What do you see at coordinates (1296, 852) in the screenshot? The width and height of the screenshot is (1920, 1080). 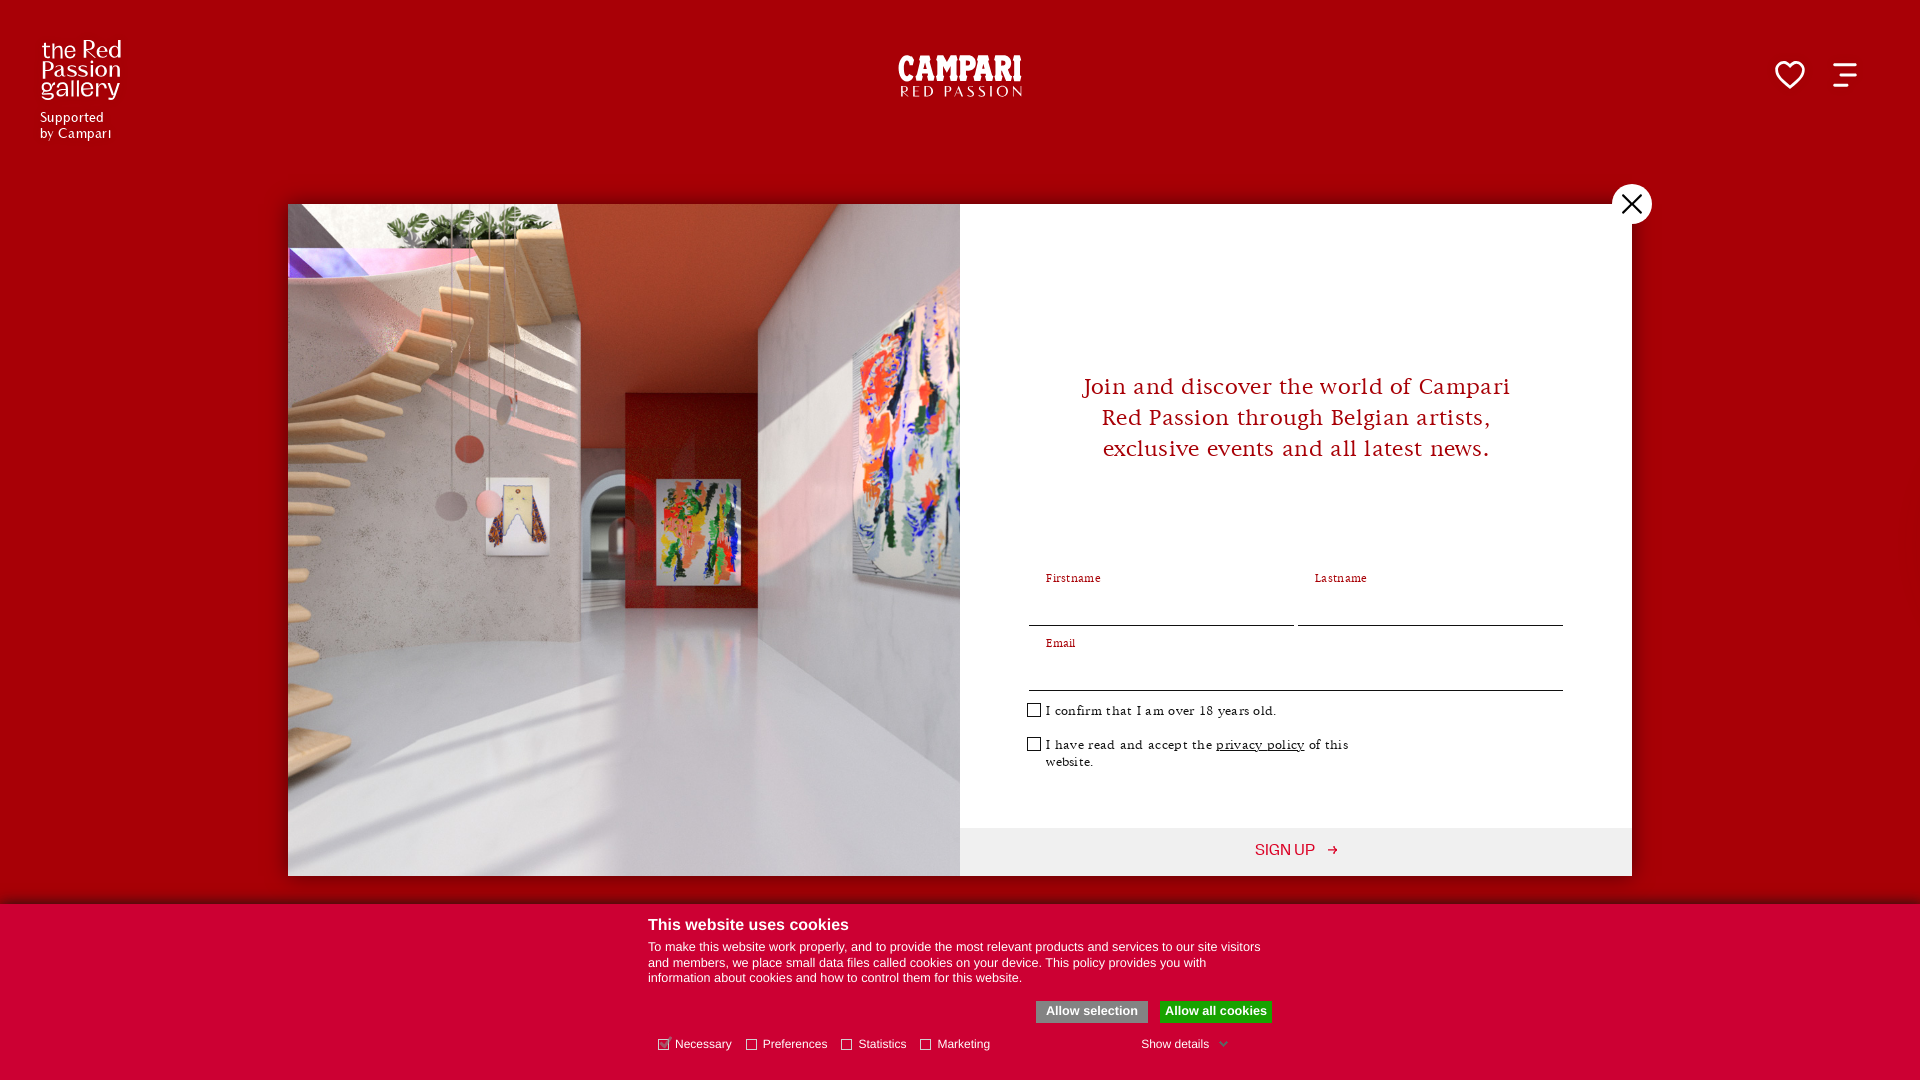 I see `'SIGN UP'` at bounding box center [1296, 852].